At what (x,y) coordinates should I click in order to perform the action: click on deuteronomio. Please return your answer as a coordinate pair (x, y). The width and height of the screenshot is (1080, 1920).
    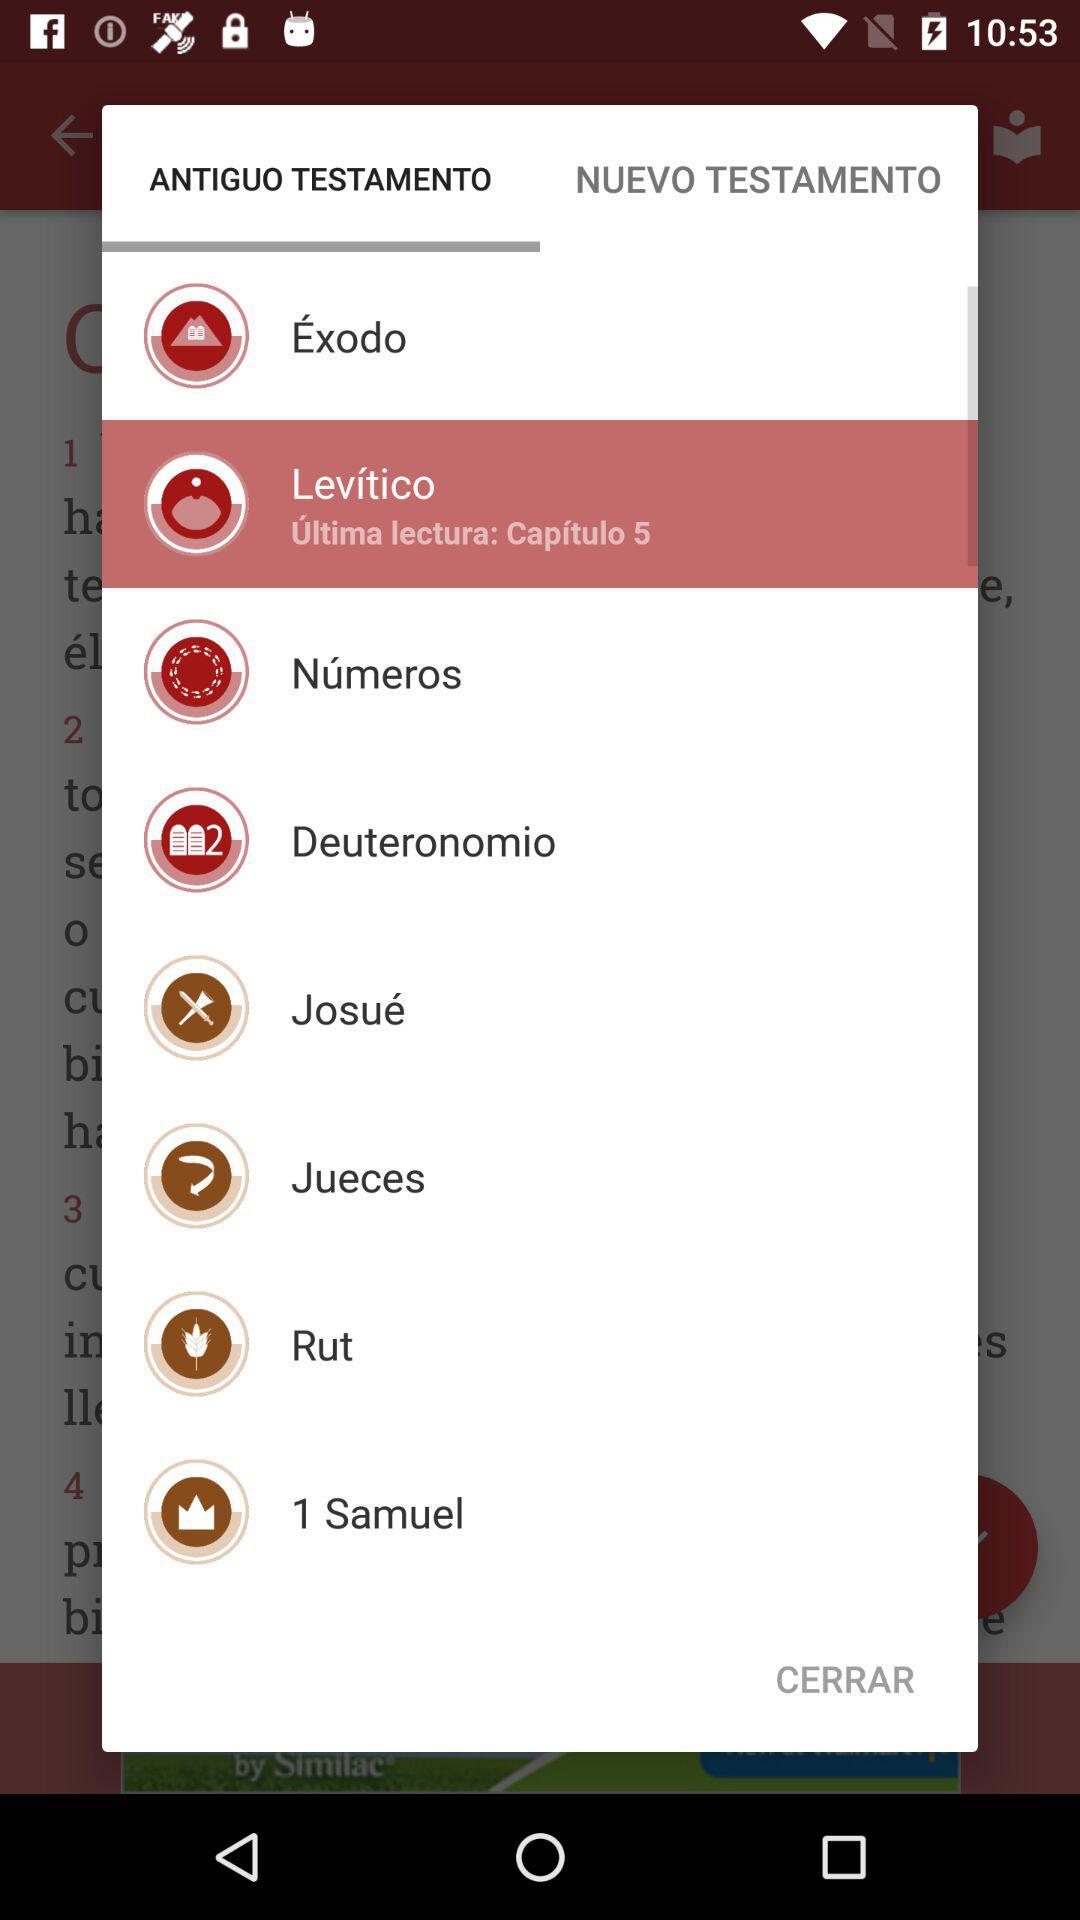
    Looking at the image, I should click on (422, 840).